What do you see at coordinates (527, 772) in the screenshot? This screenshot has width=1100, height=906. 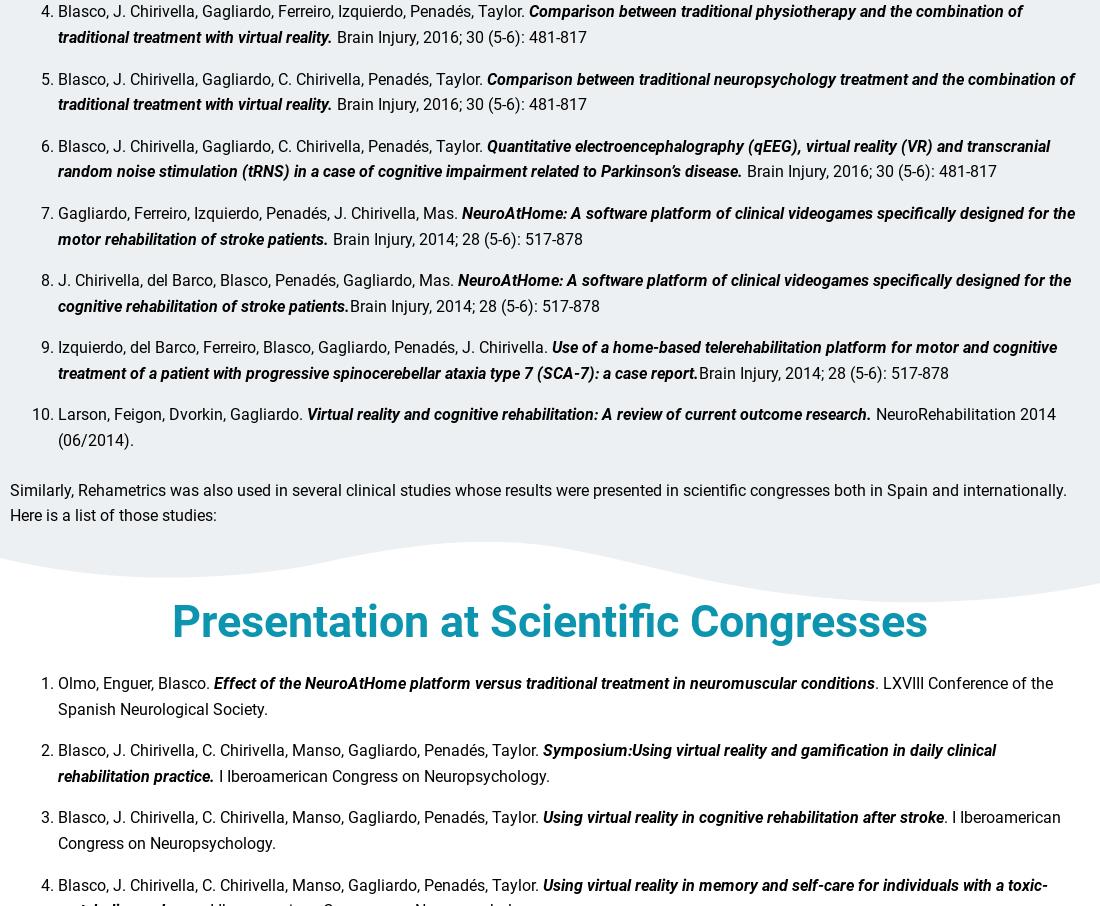 I see `'Using virtual reality and gamification in daily clinical rehabilitation practice.'` at bounding box center [527, 772].